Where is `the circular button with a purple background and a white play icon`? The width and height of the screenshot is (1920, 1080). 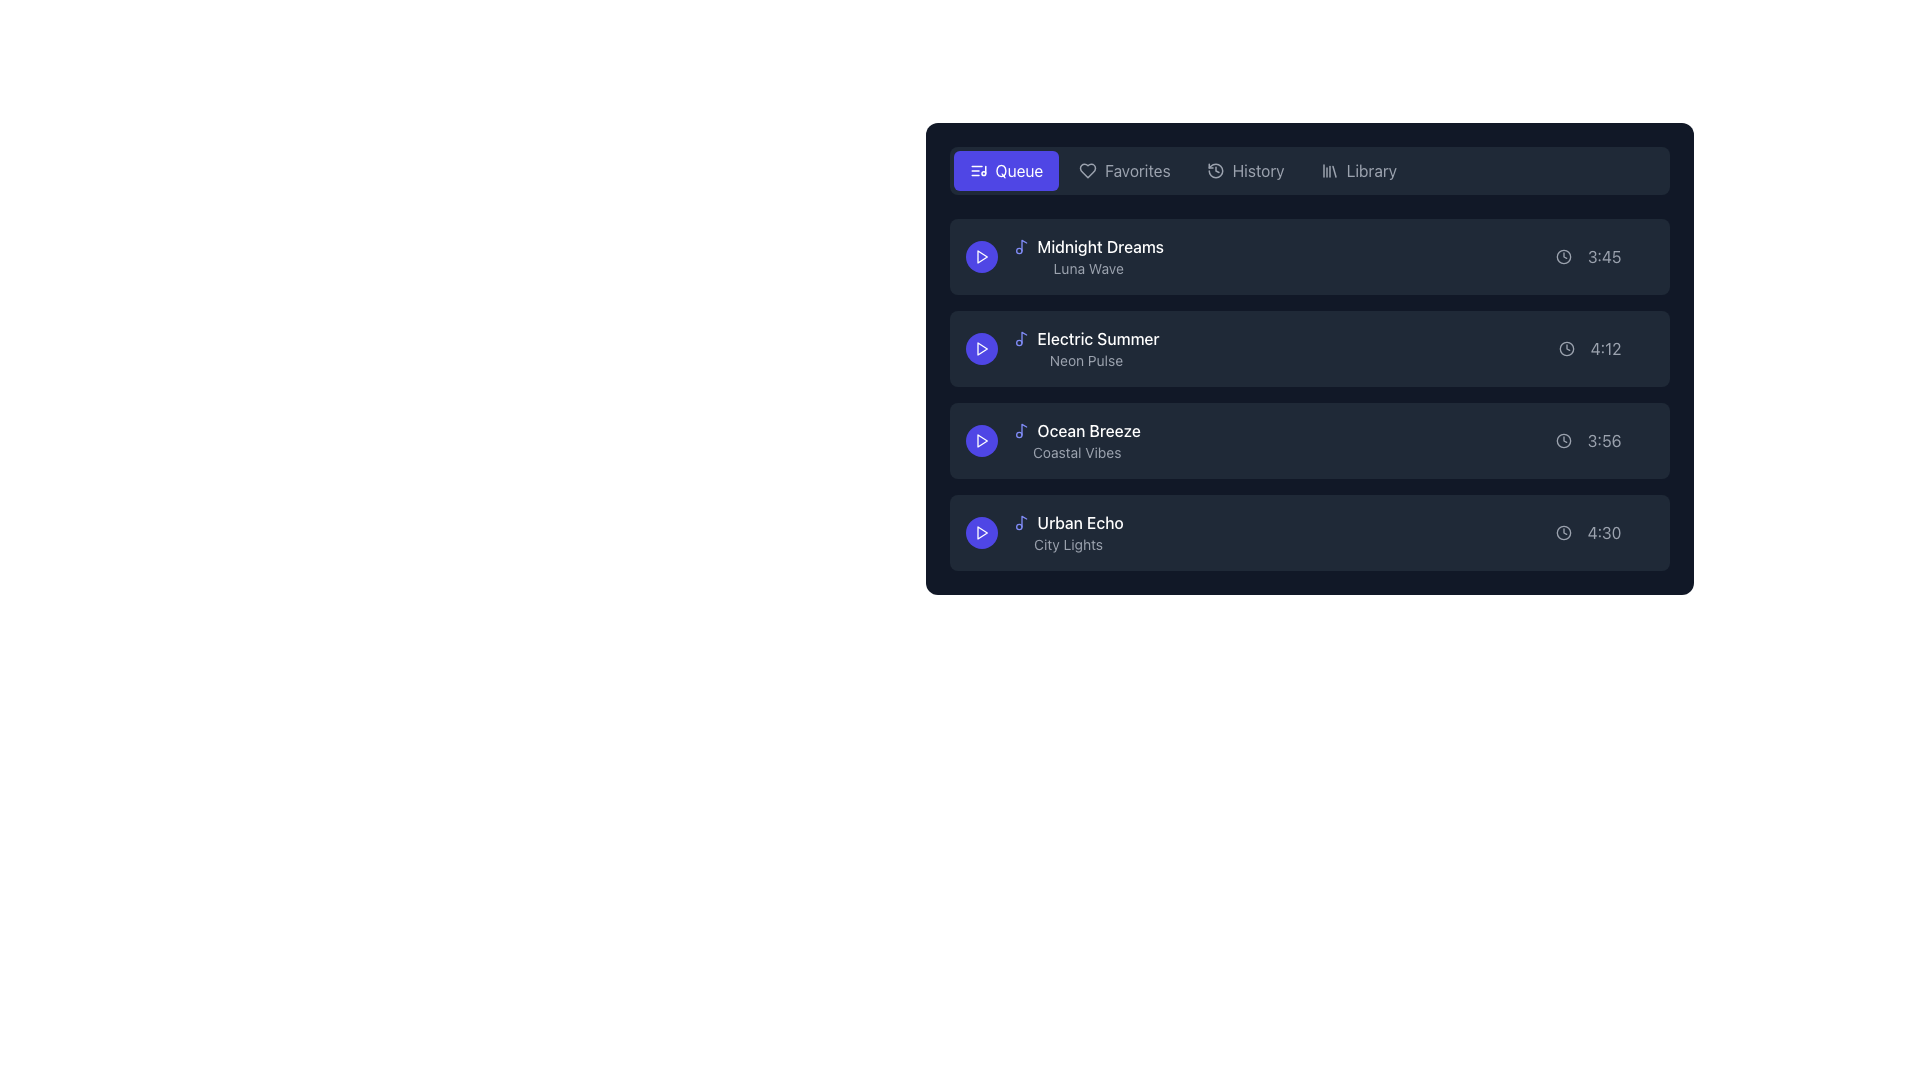 the circular button with a purple background and a white play icon is located at coordinates (981, 439).